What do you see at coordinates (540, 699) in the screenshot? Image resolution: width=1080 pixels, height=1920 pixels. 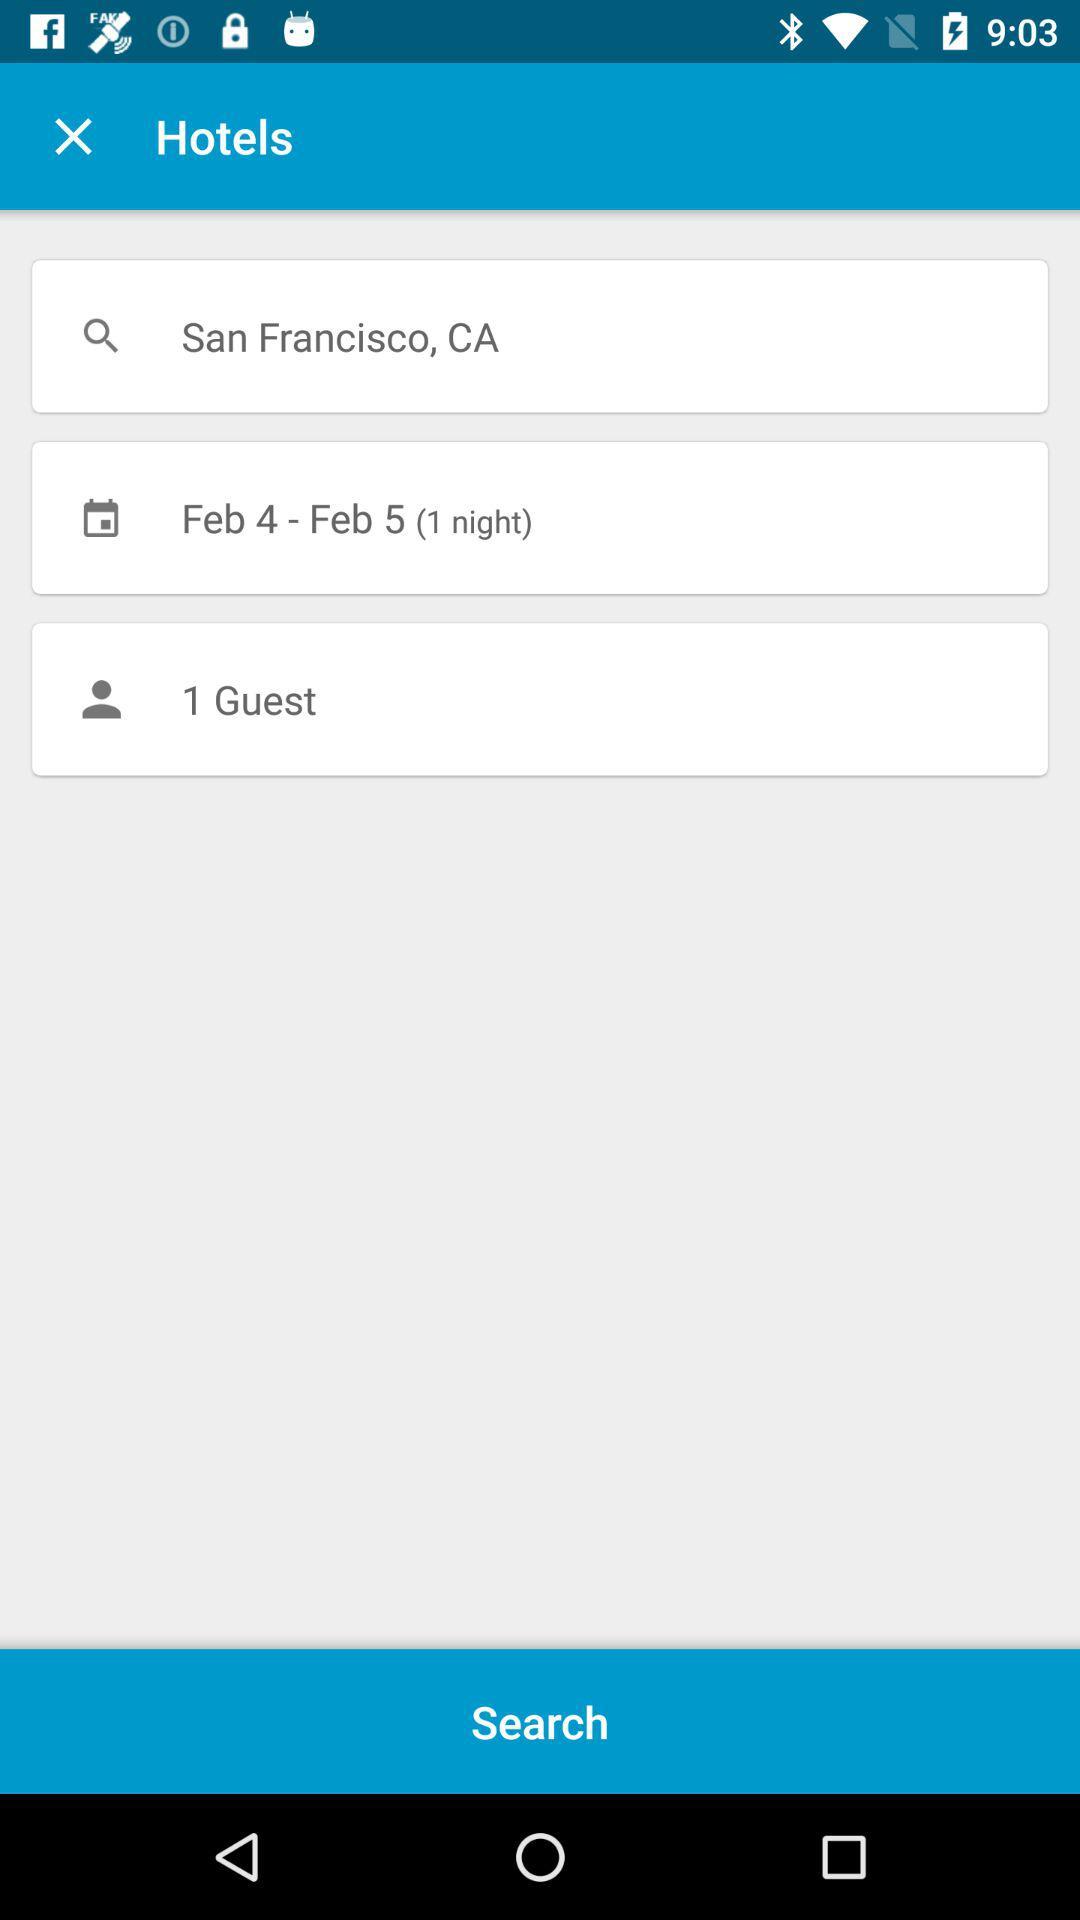 I see `the icon below the feb 4 feb item` at bounding box center [540, 699].